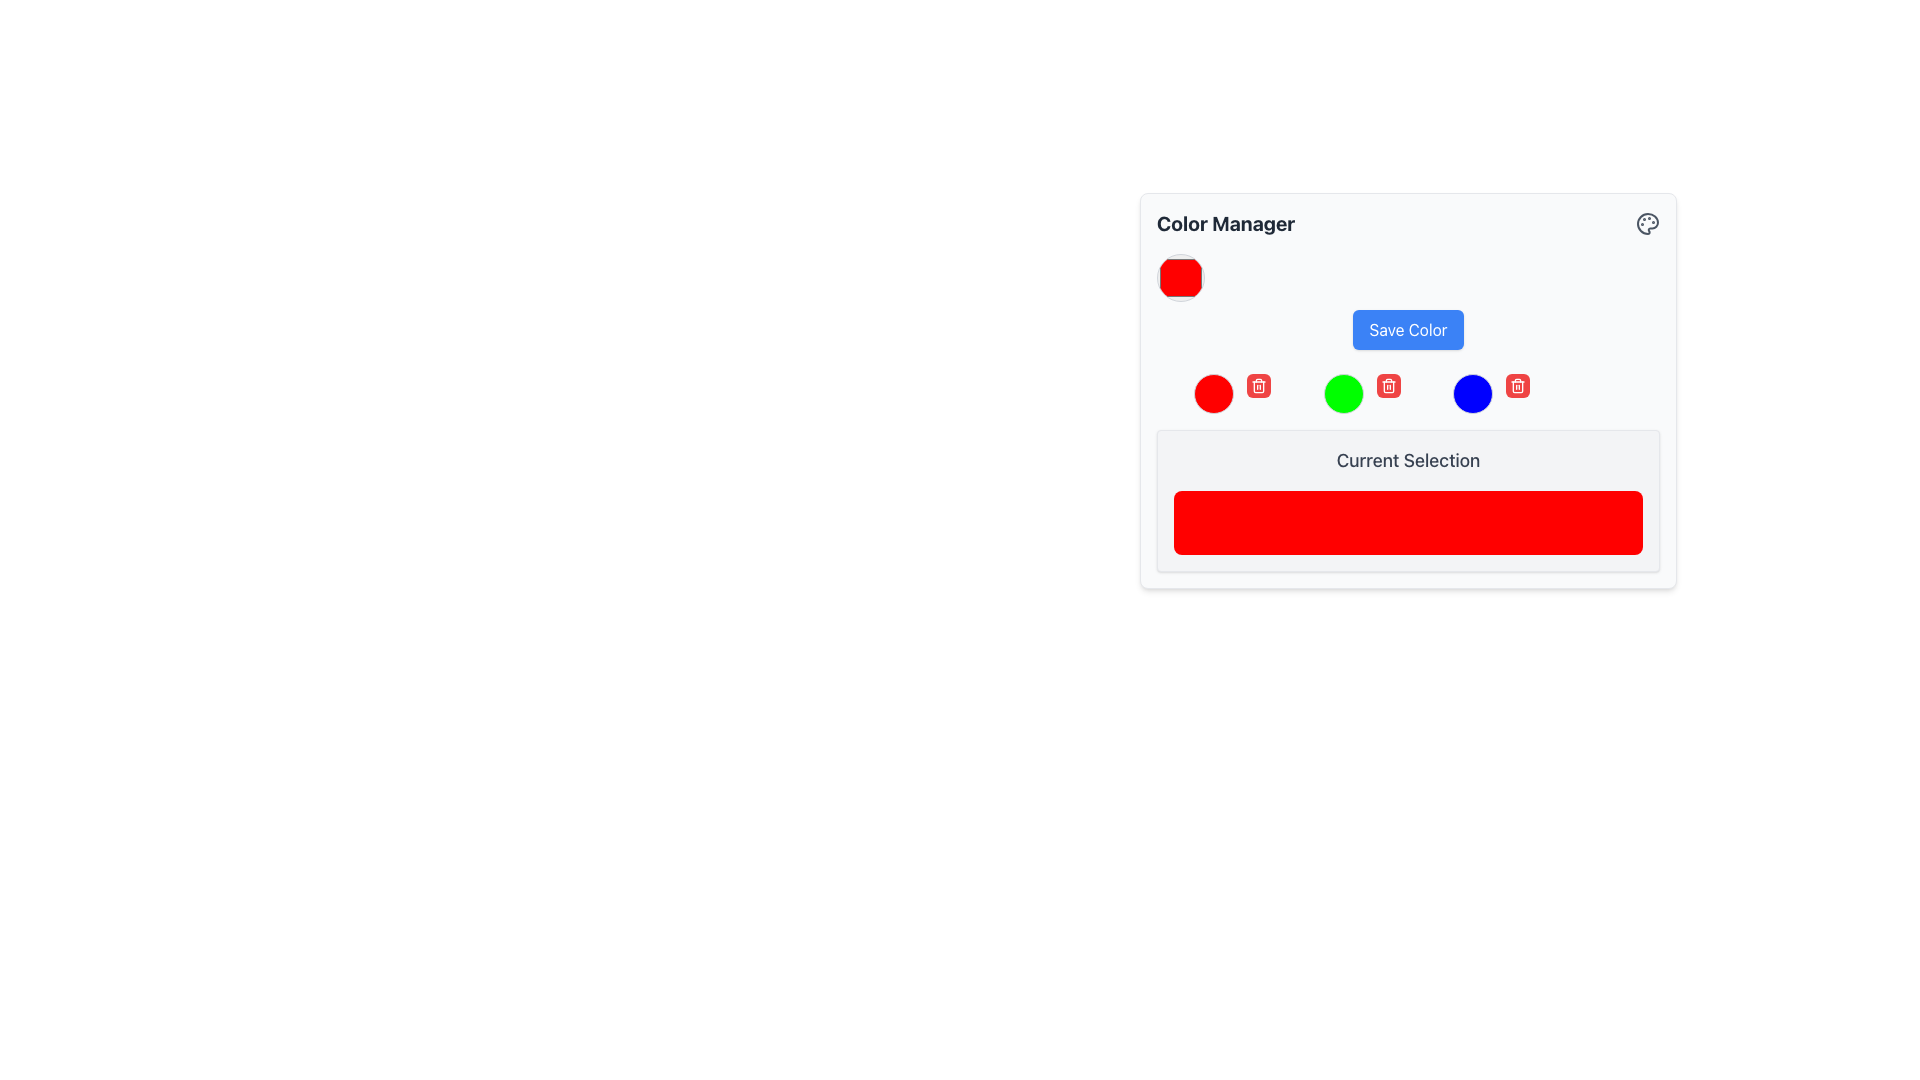 The width and height of the screenshot is (1920, 1080). I want to click on the blue circular color indicator with a gray outline, which is the fourth item in the horizontal arrangement of circular elements in the color picker section, so click(1473, 393).